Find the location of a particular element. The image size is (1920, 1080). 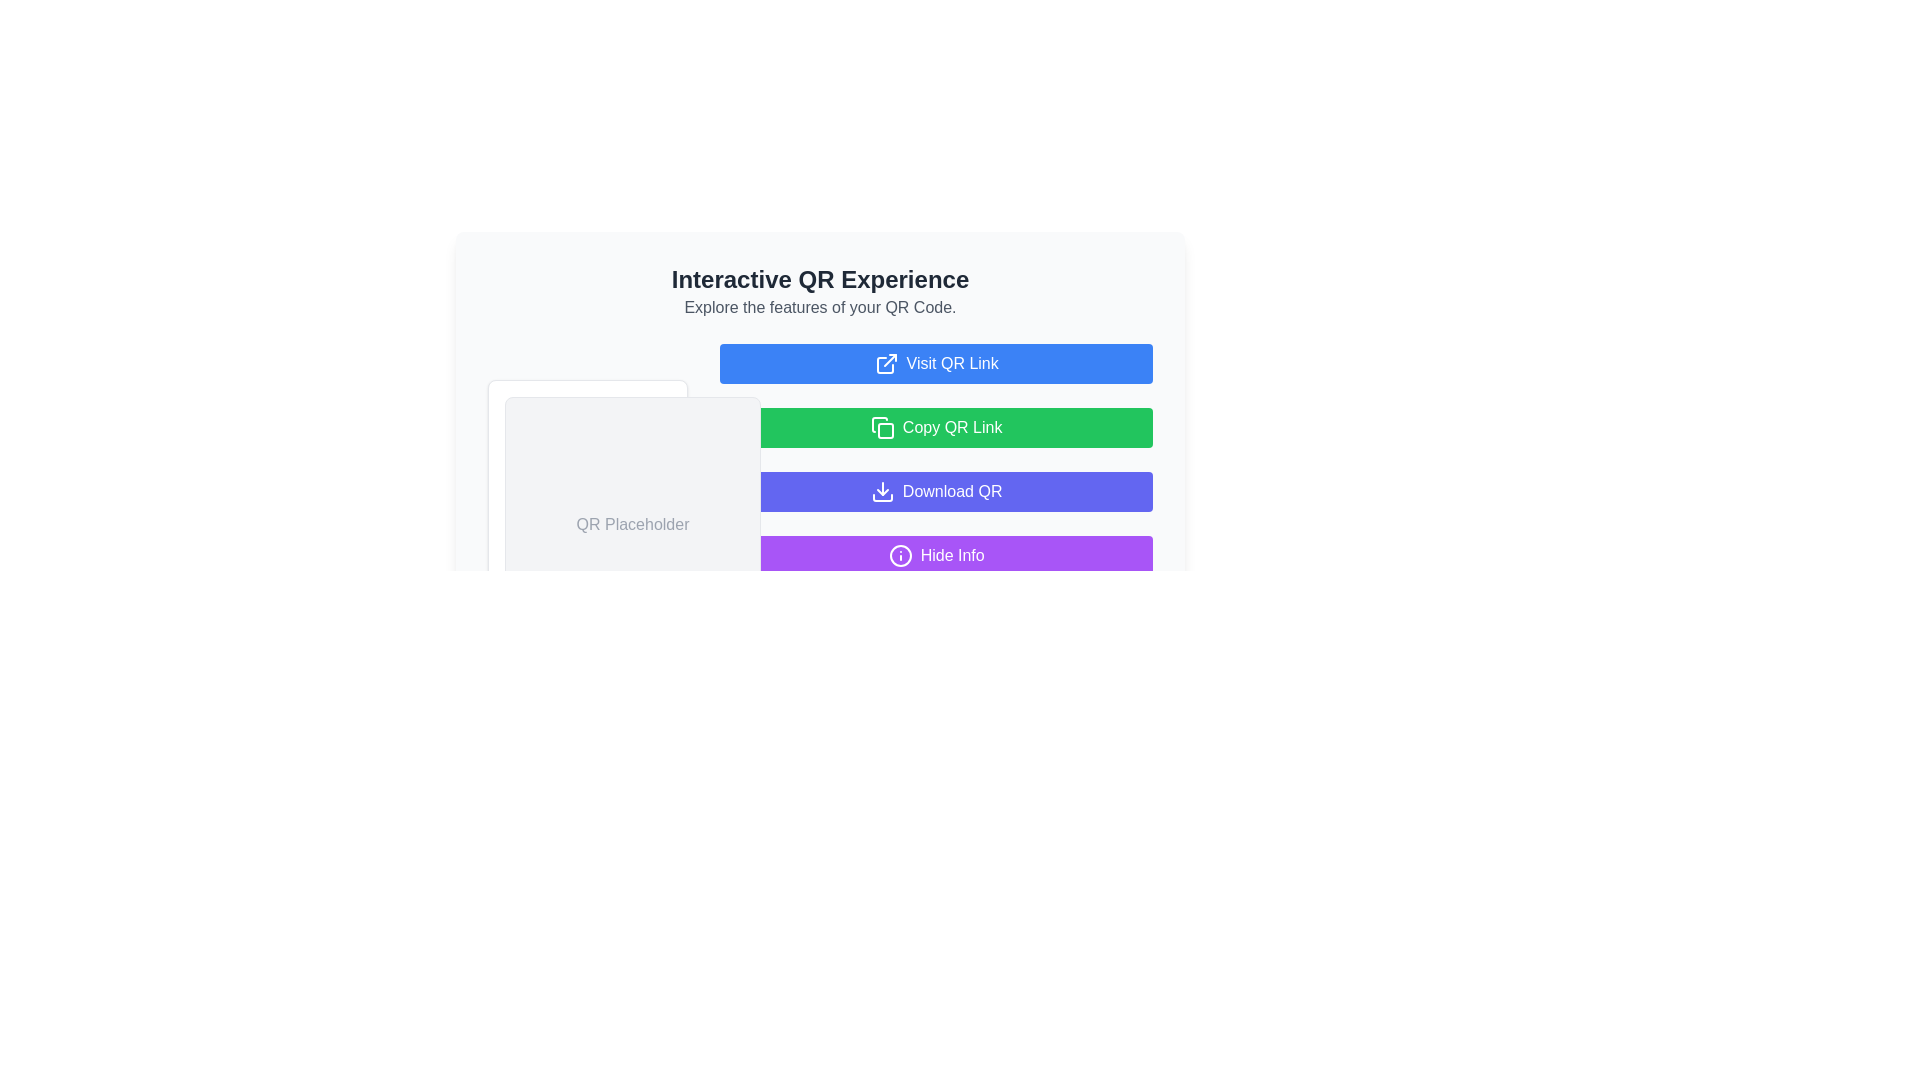

the first button in the 'Interactive QR Experience' group is located at coordinates (935, 363).